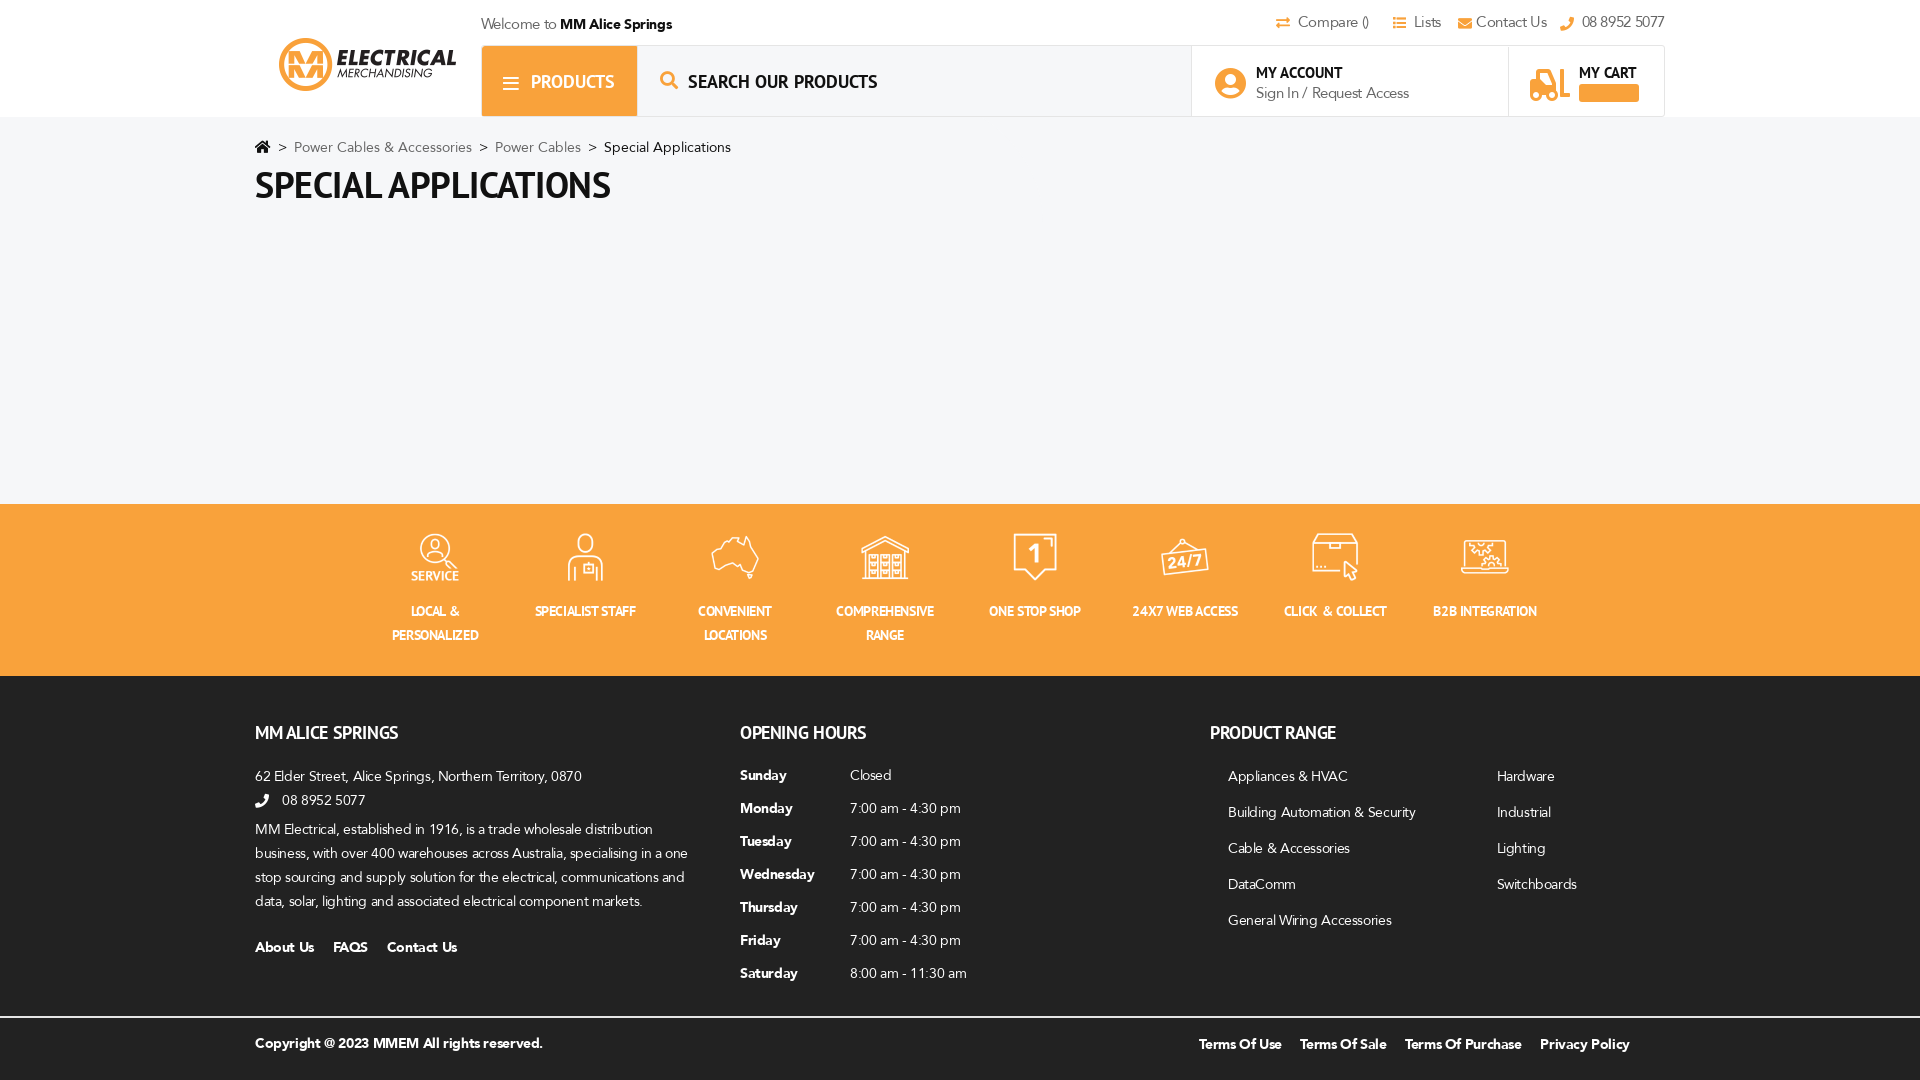 This screenshot has width=1920, height=1080. I want to click on '62 Elder Street, Alice Springs, Northern Territory, 0870', so click(417, 774).